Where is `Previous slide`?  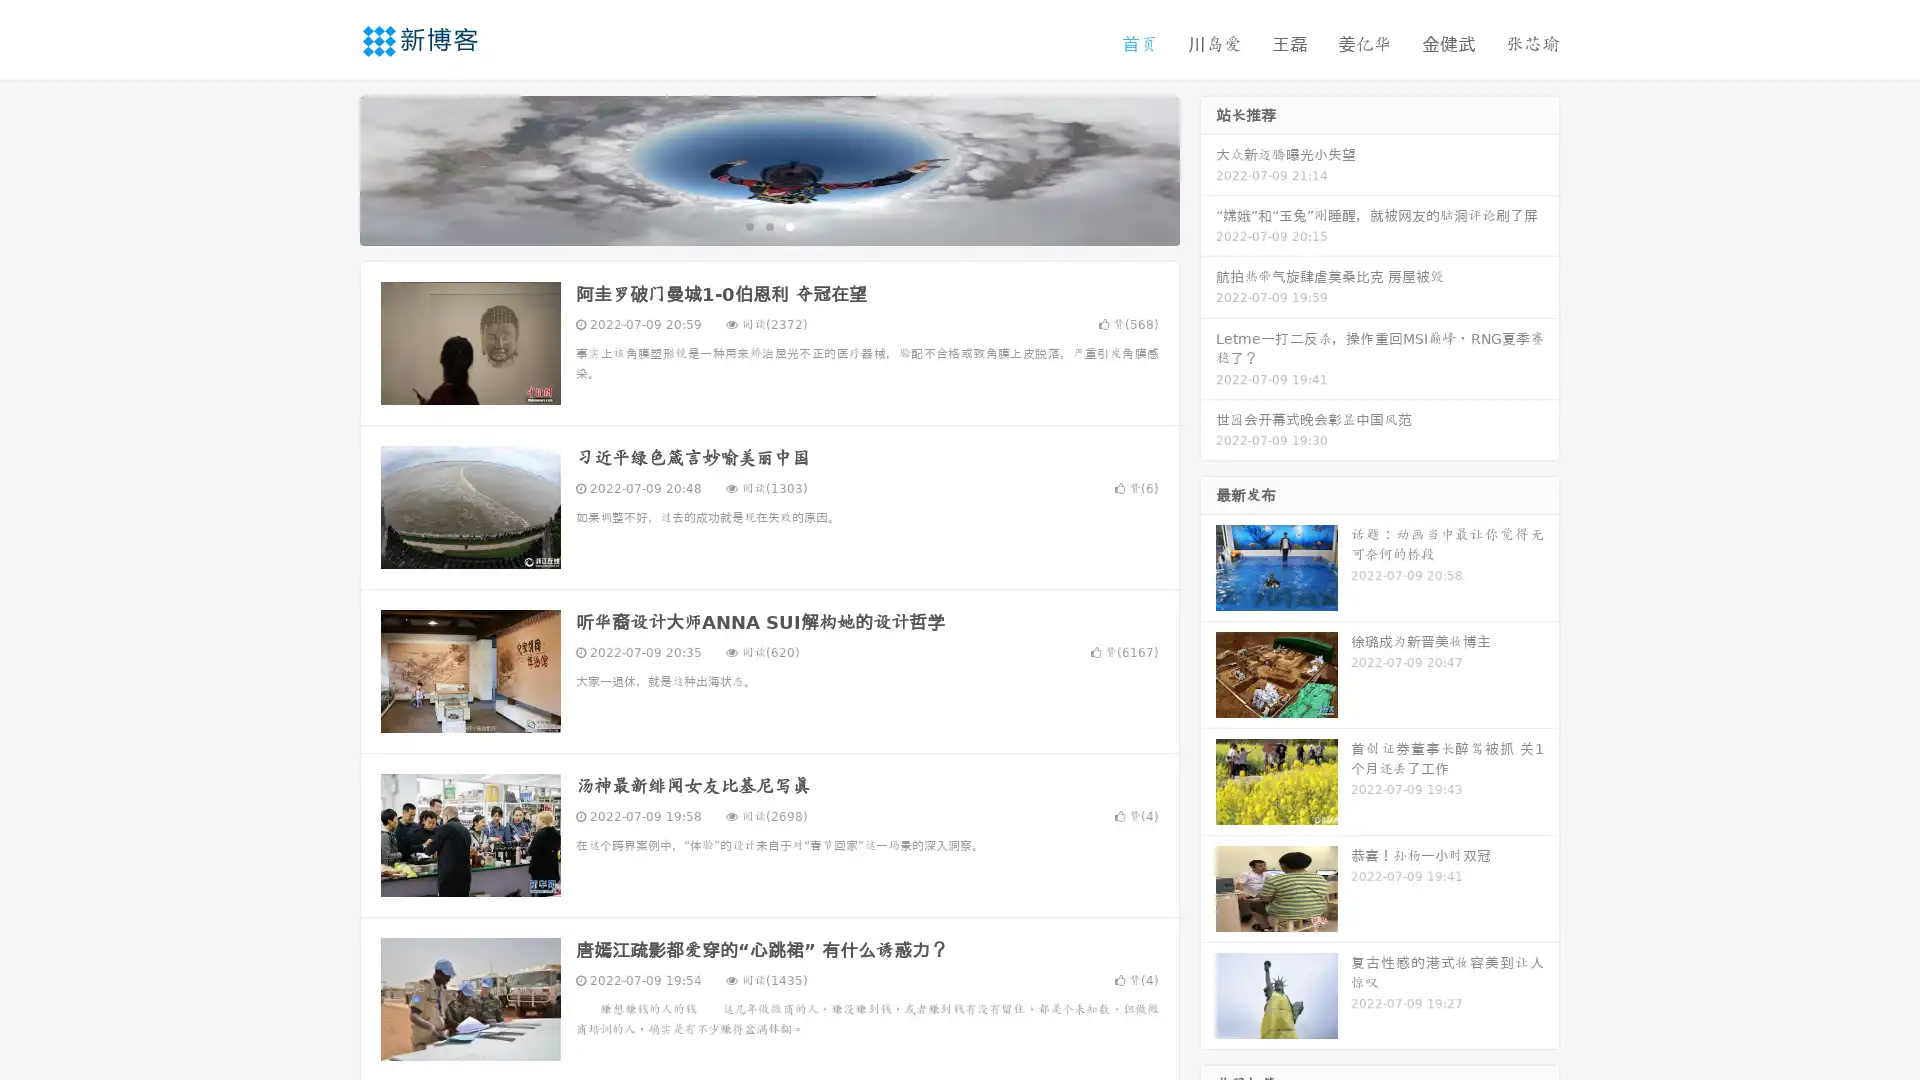 Previous slide is located at coordinates (330, 168).